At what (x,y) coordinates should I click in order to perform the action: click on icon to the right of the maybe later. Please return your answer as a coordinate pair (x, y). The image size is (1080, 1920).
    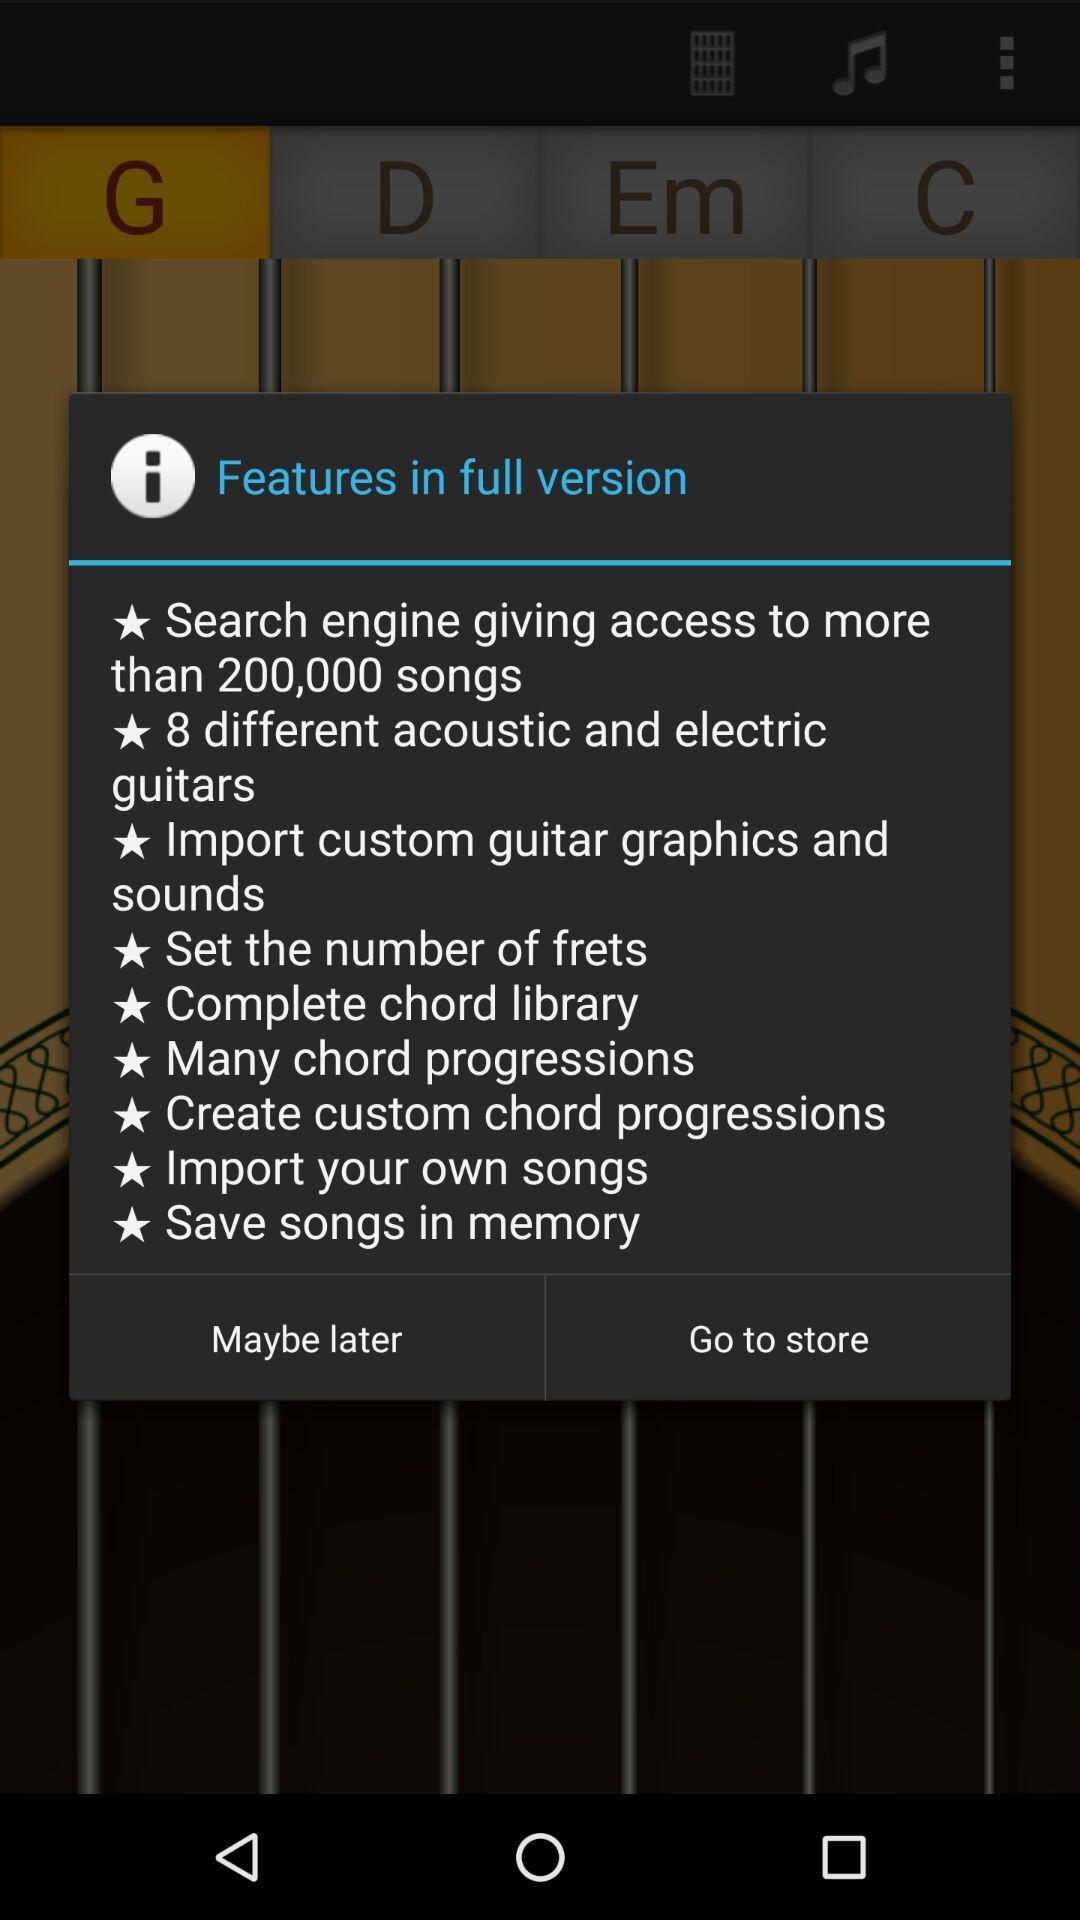
    Looking at the image, I should click on (777, 1338).